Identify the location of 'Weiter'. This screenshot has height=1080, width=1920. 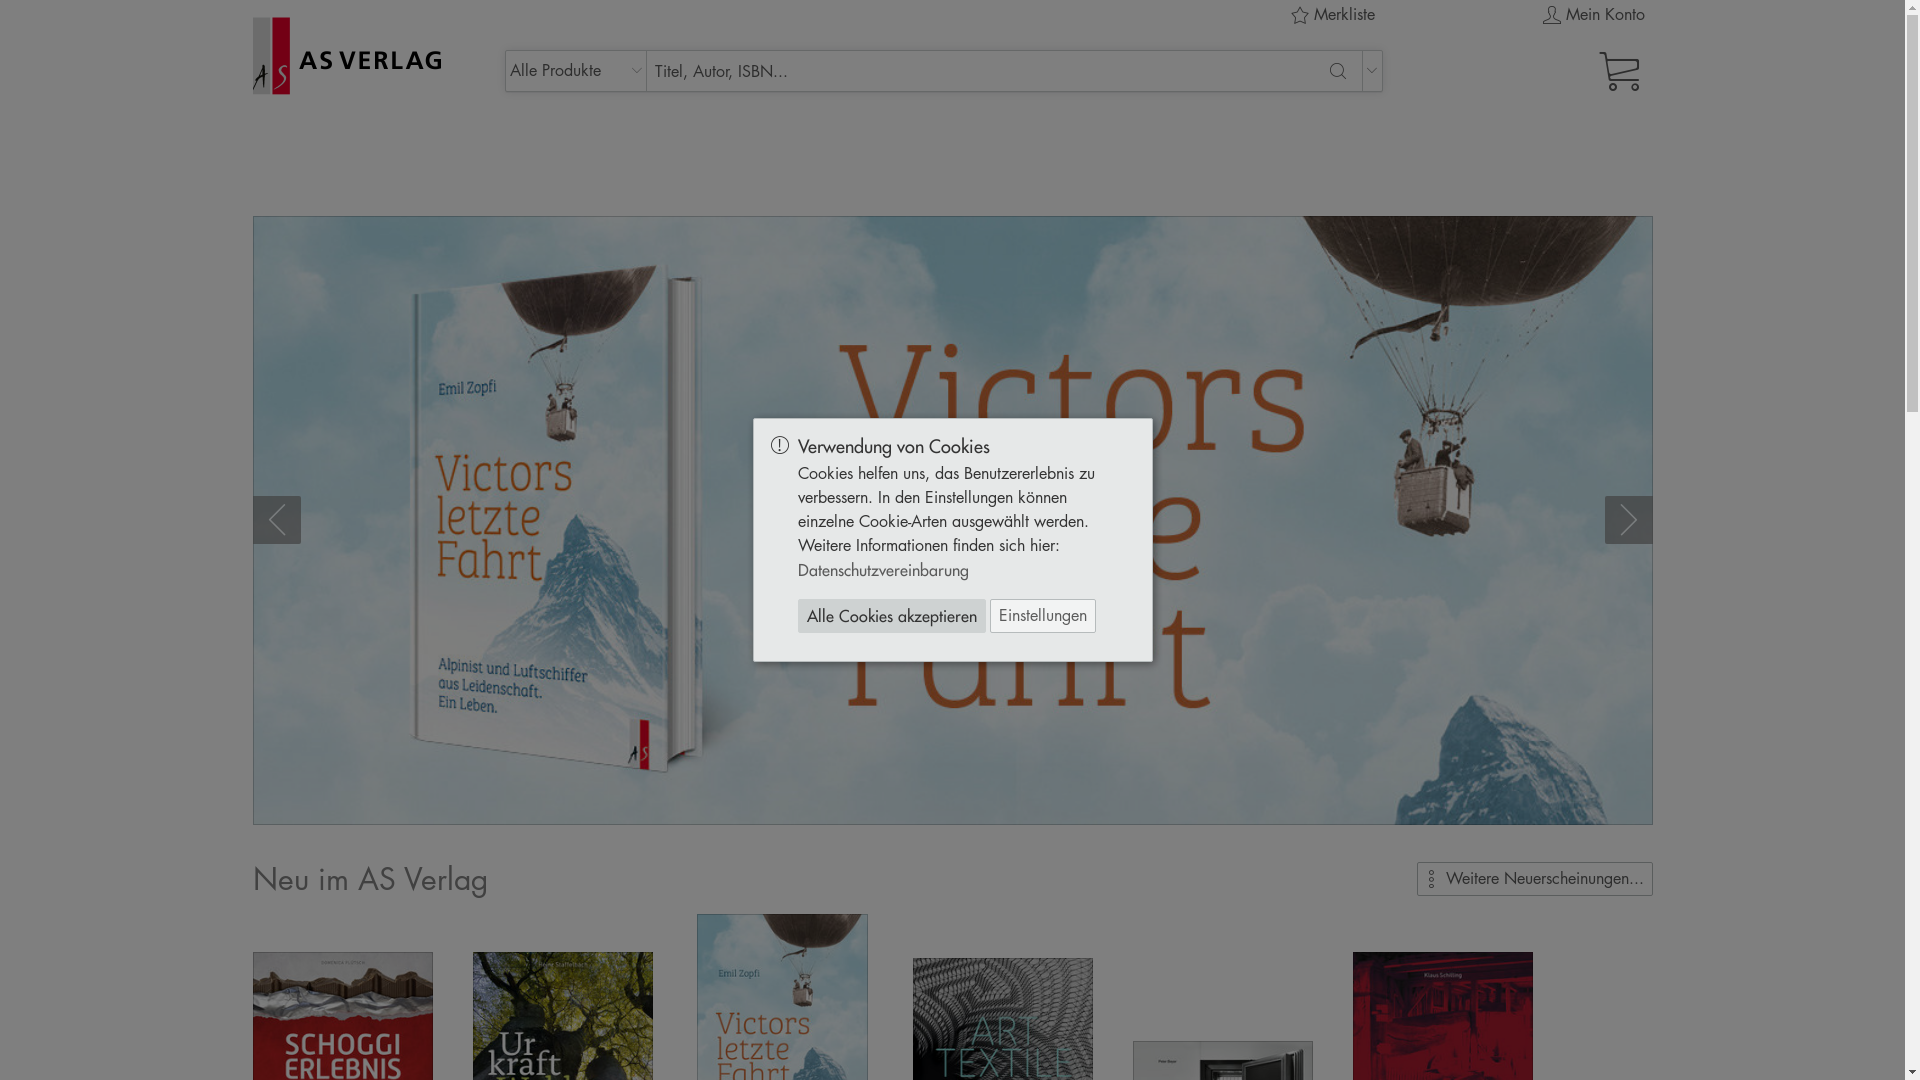
(1627, 519).